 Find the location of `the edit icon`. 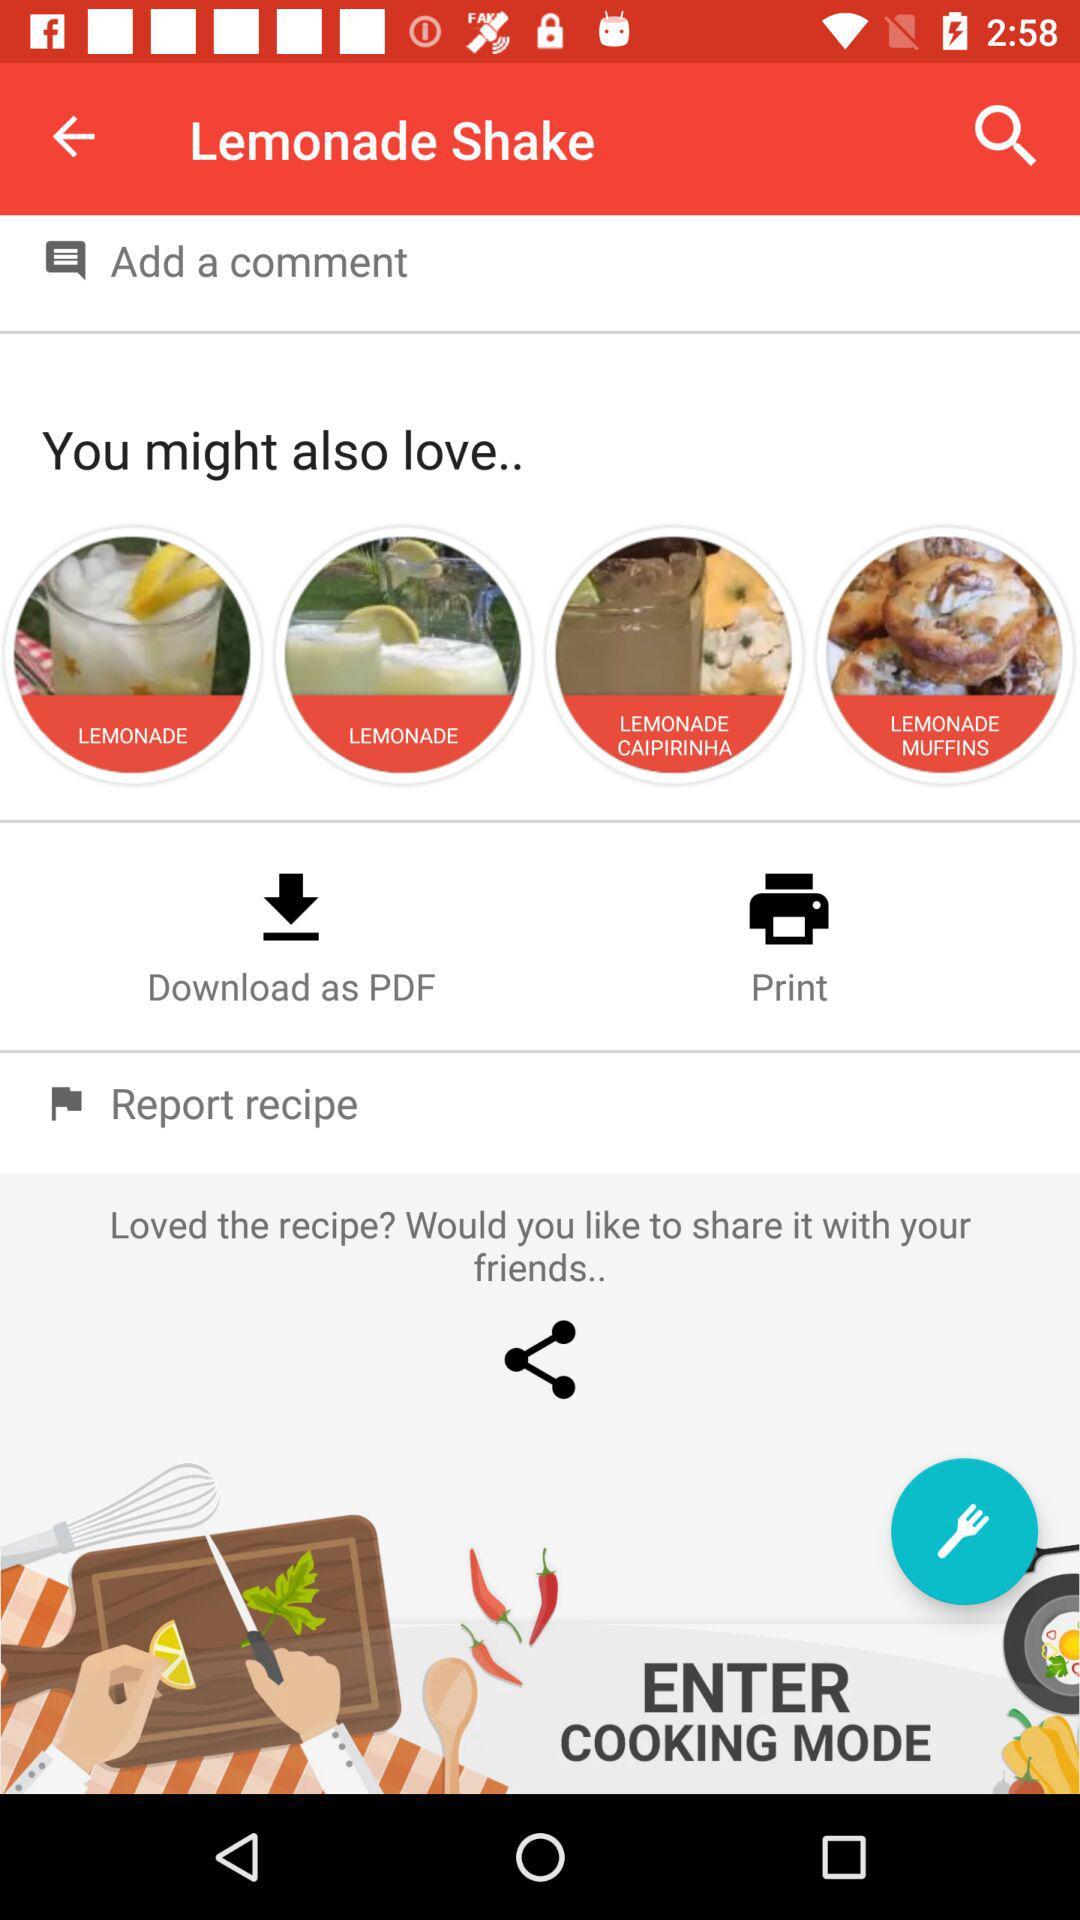

the edit icon is located at coordinates (963, 1530).